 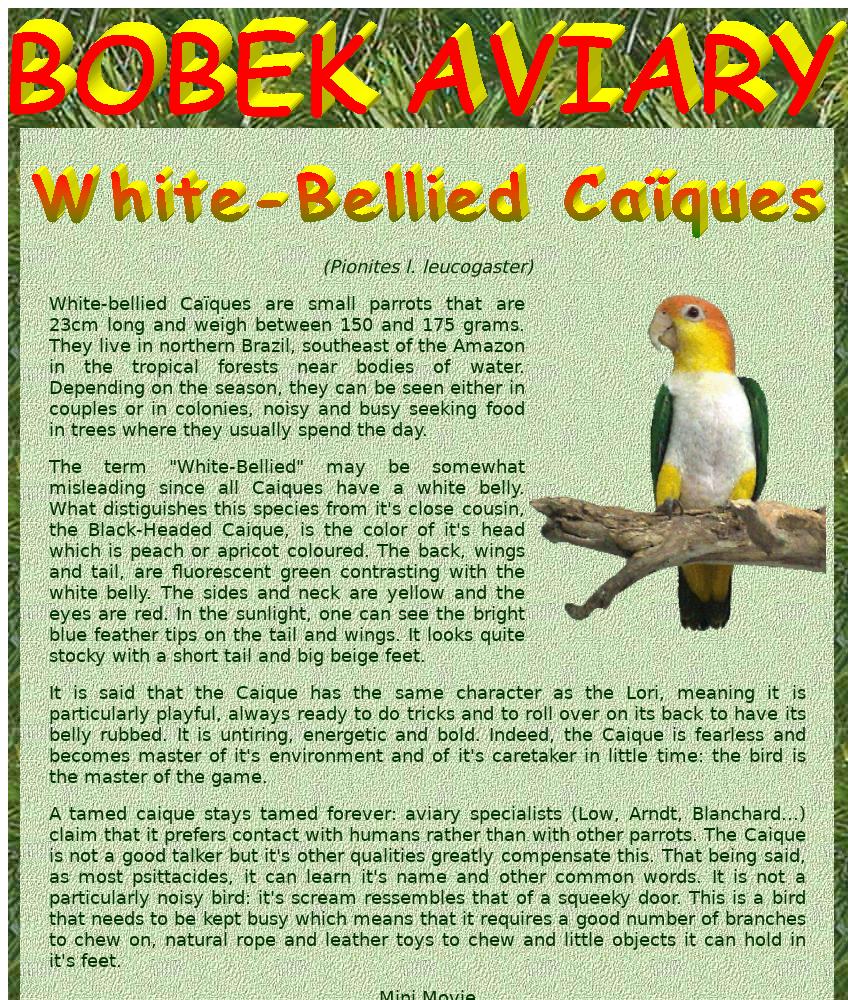 I want to click on 'a', so click(x=619, y=733).